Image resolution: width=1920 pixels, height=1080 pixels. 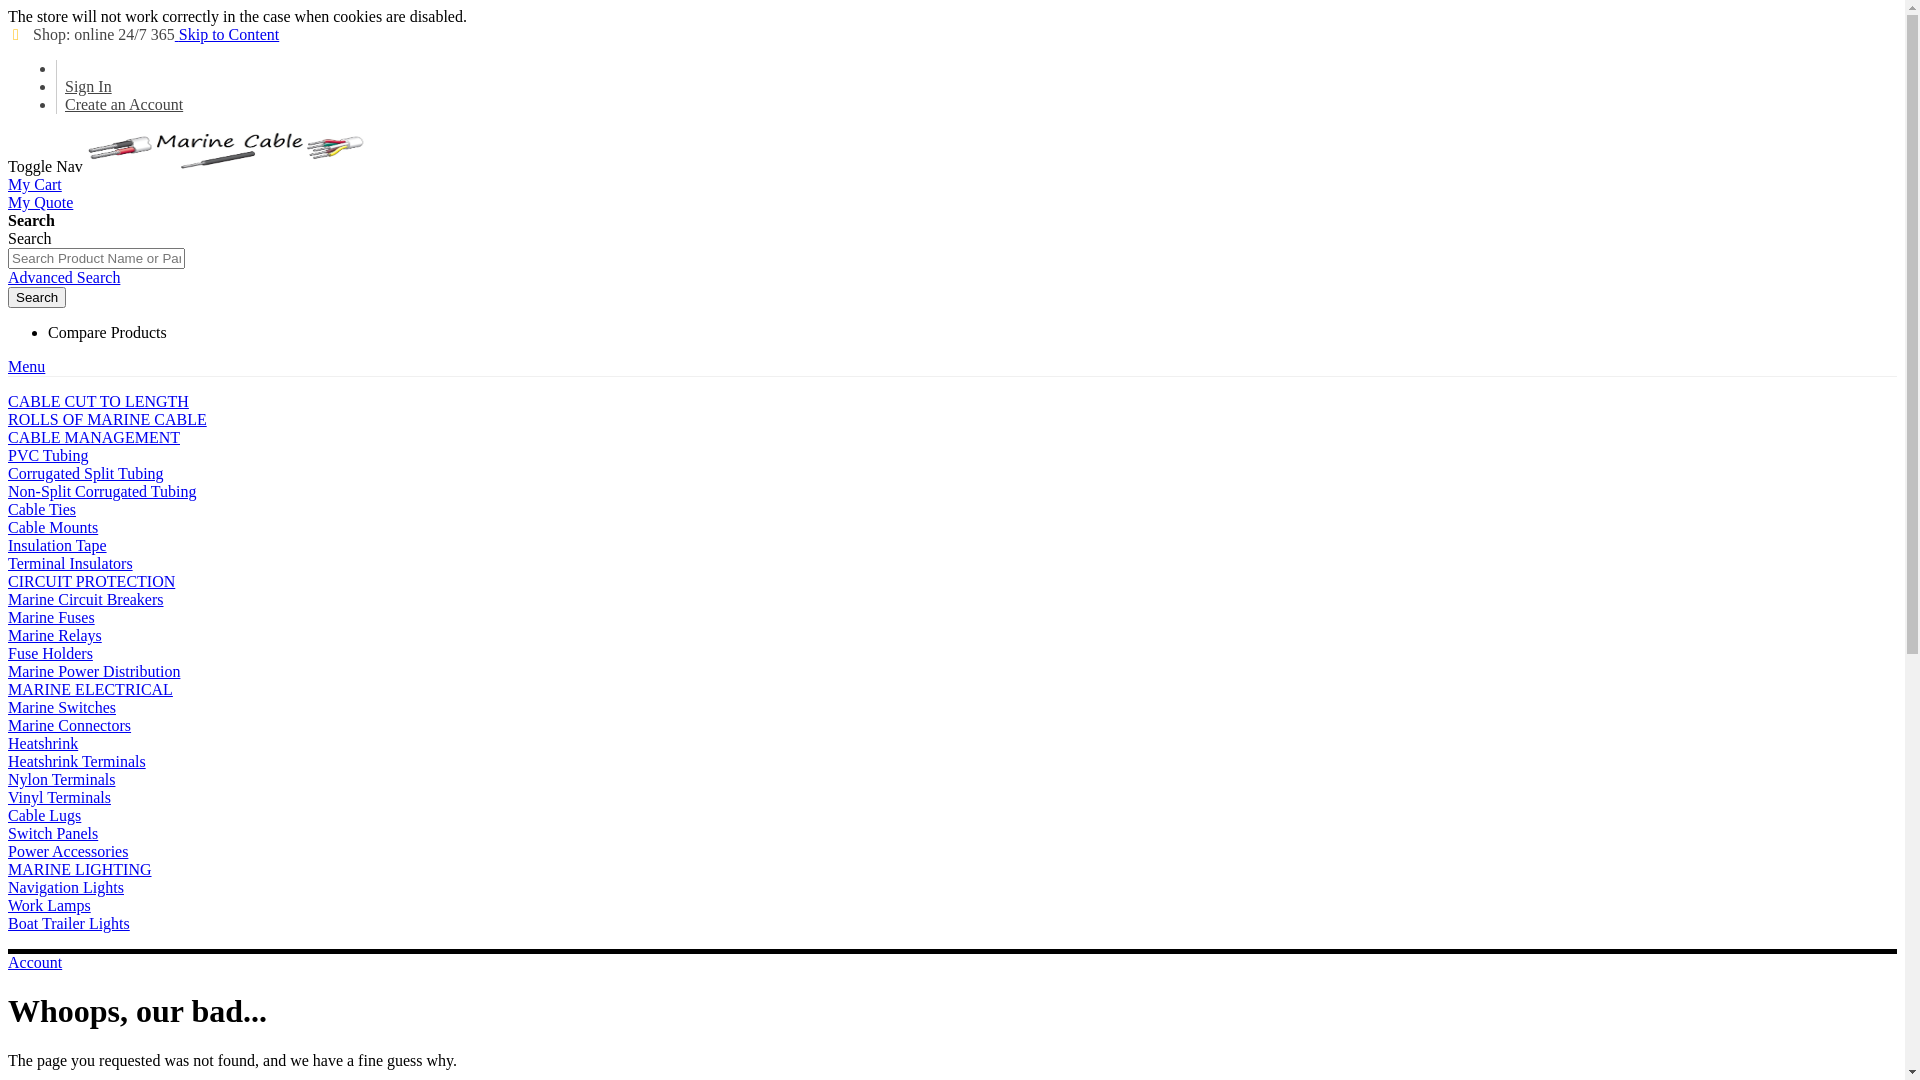 I want to click on 'Cable Lugs', so click(x=44, y=815).